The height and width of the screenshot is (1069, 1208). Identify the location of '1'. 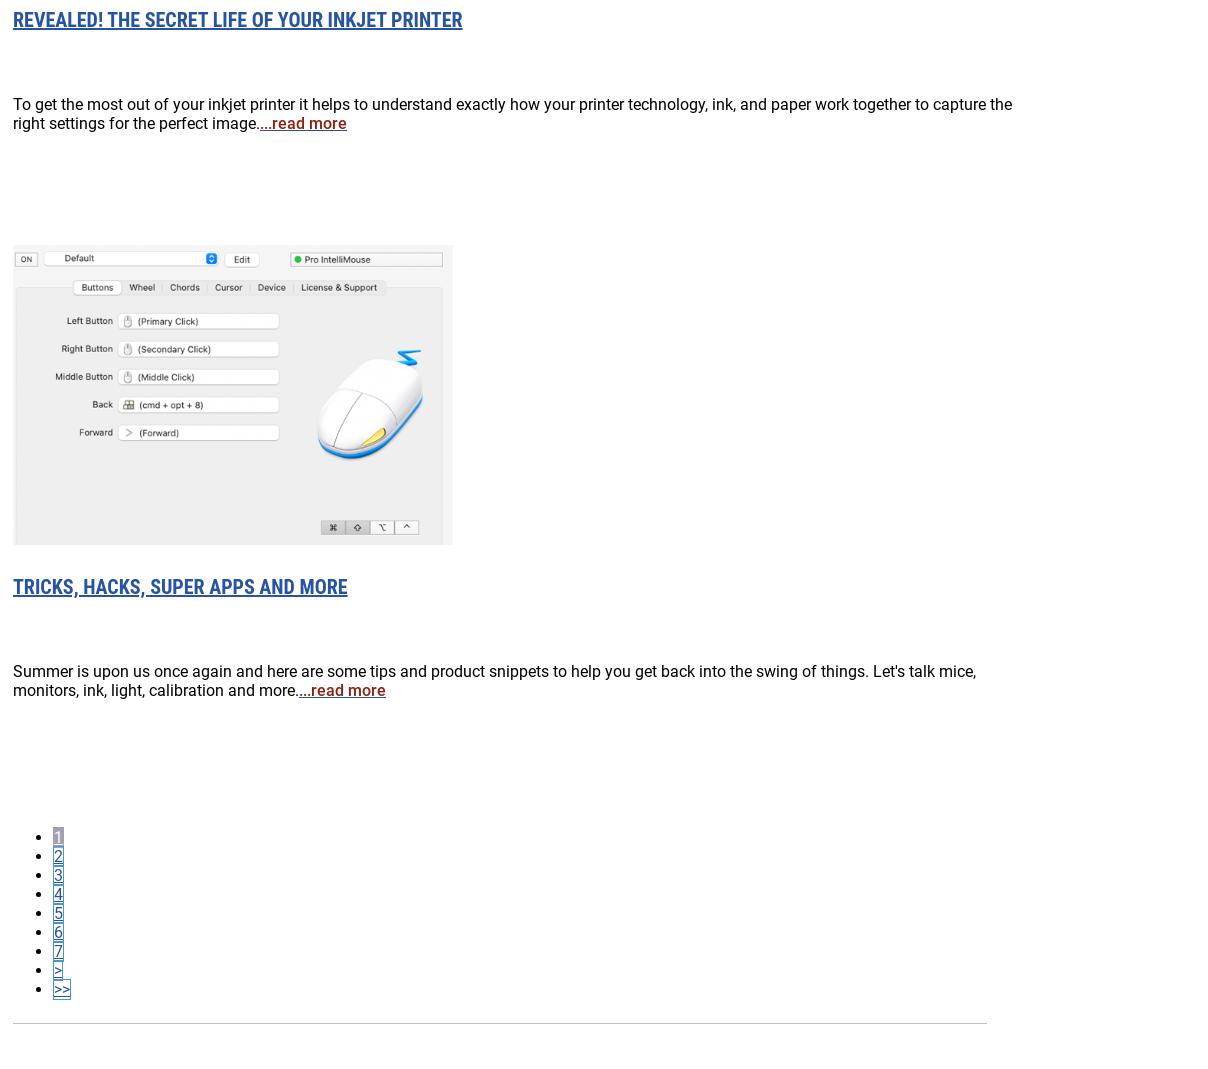
(57, 836).